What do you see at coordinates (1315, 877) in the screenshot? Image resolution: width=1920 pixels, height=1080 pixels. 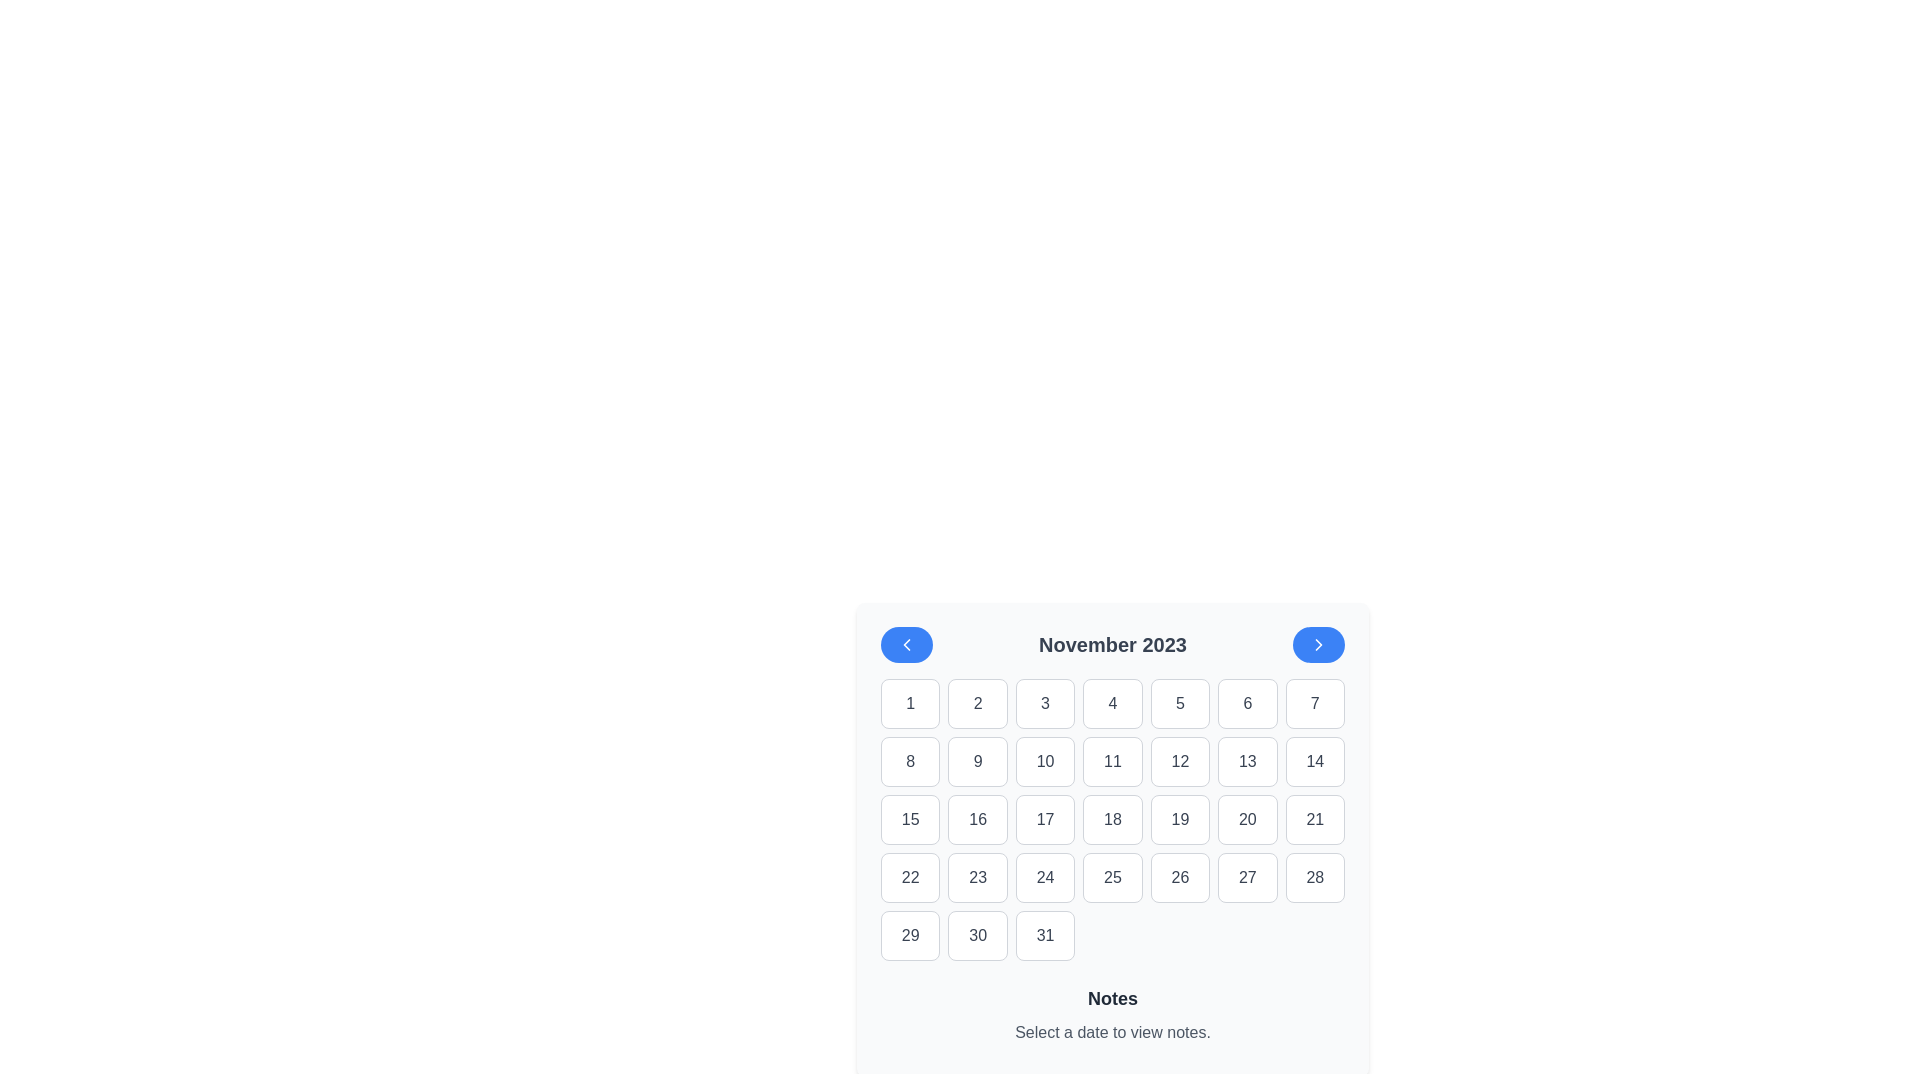 I see `the square-shaped button labeled '28' in the bottom row of the calendar grid for November 2023` at bounding box center [1315, 877].